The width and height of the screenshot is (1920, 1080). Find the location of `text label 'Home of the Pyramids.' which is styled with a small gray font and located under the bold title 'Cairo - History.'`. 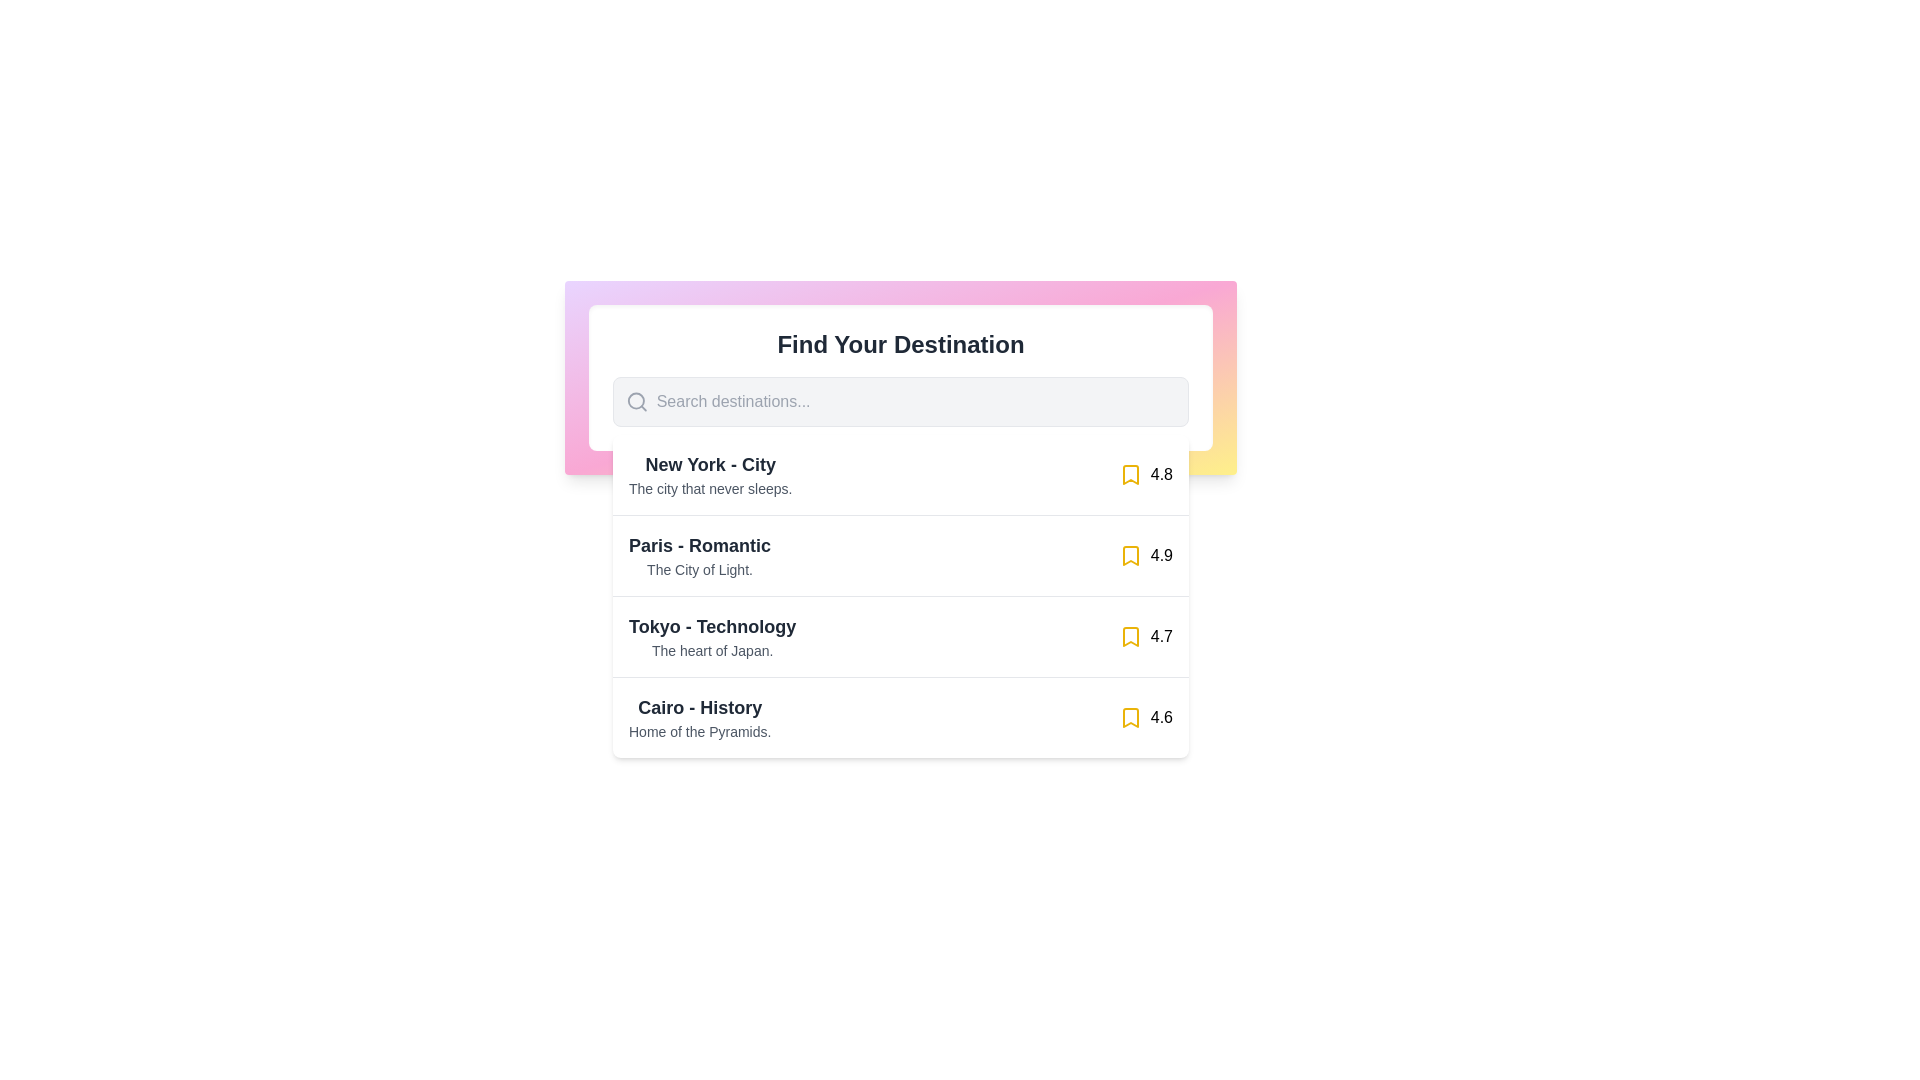

text label 'Home of the Pyramids.' which is styled with a small gray font and located under the bold title 'Cairo - History.' is located at coordinates (700, 732).